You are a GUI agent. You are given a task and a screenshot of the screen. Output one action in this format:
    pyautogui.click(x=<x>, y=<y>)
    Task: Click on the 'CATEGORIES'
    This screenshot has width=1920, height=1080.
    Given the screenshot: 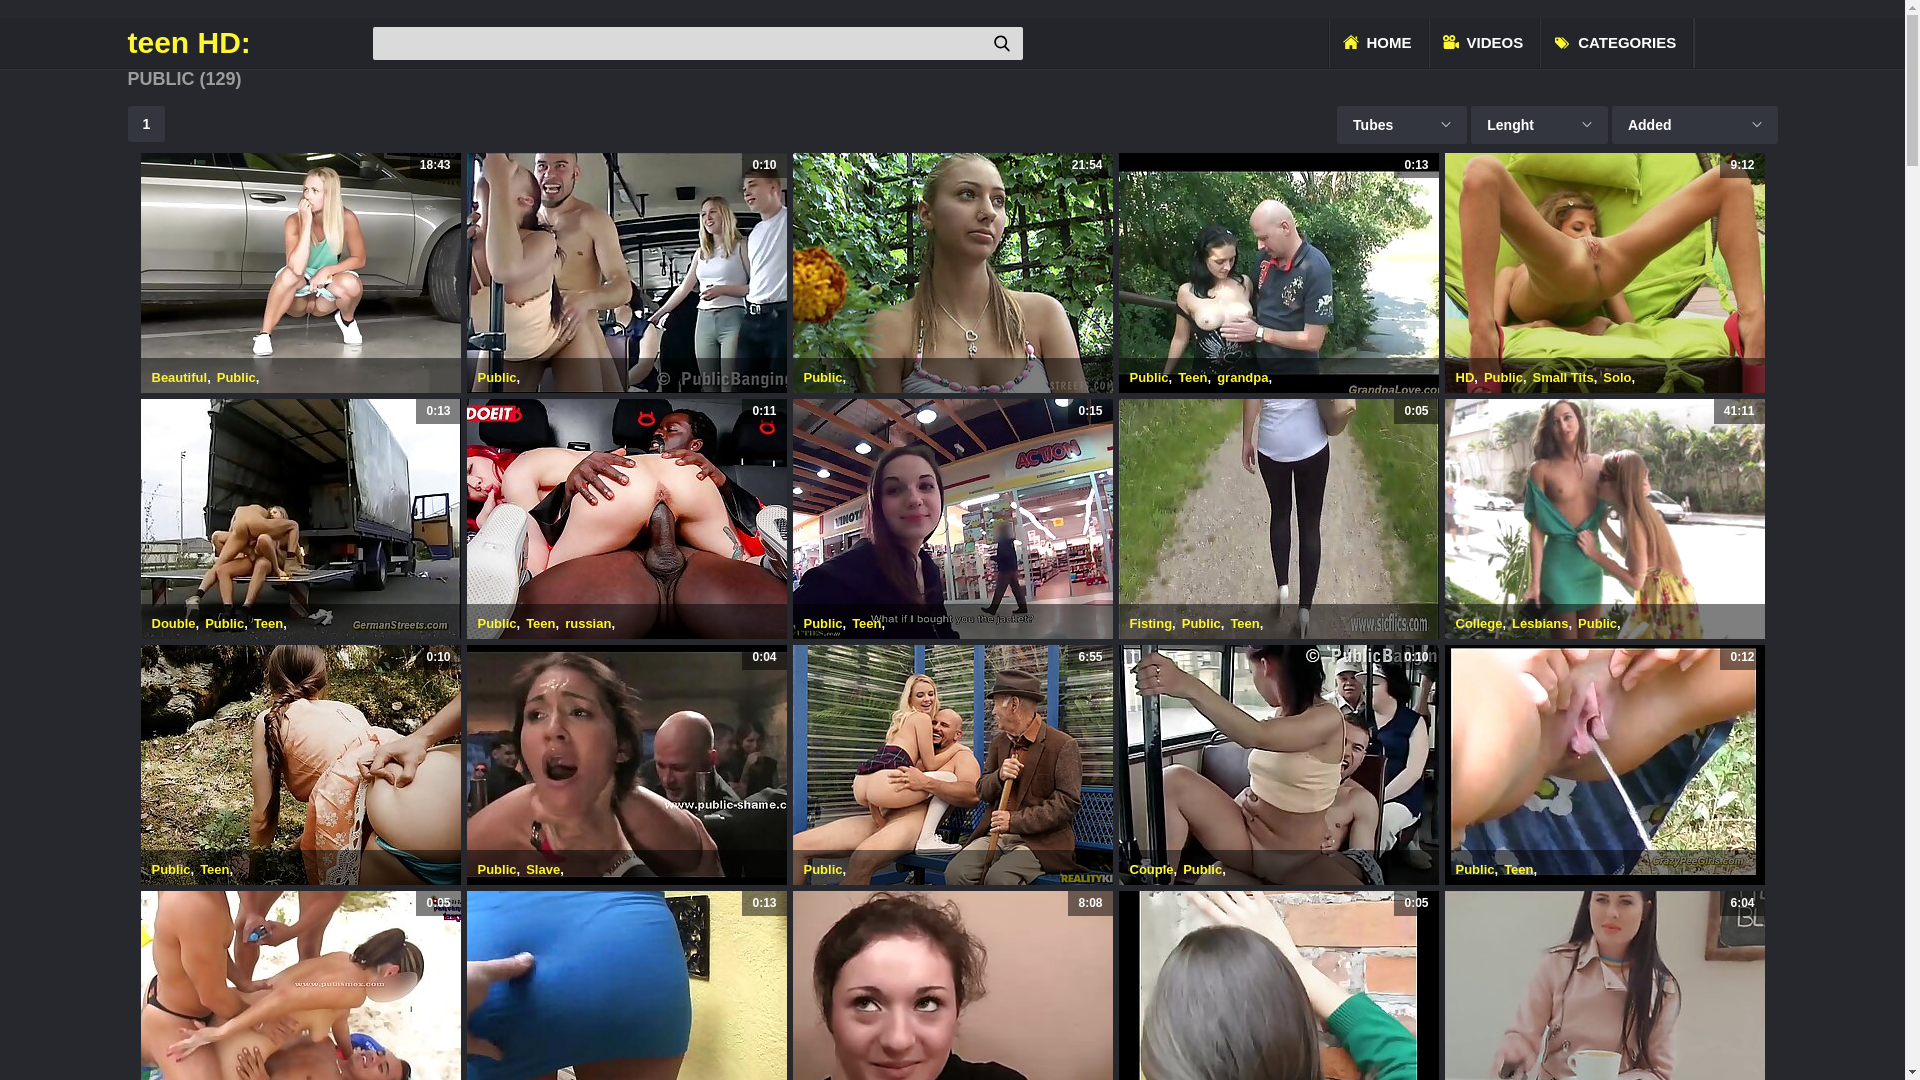 What is the action you would take?
    pyautogui.click(x=1617, y=42)
    